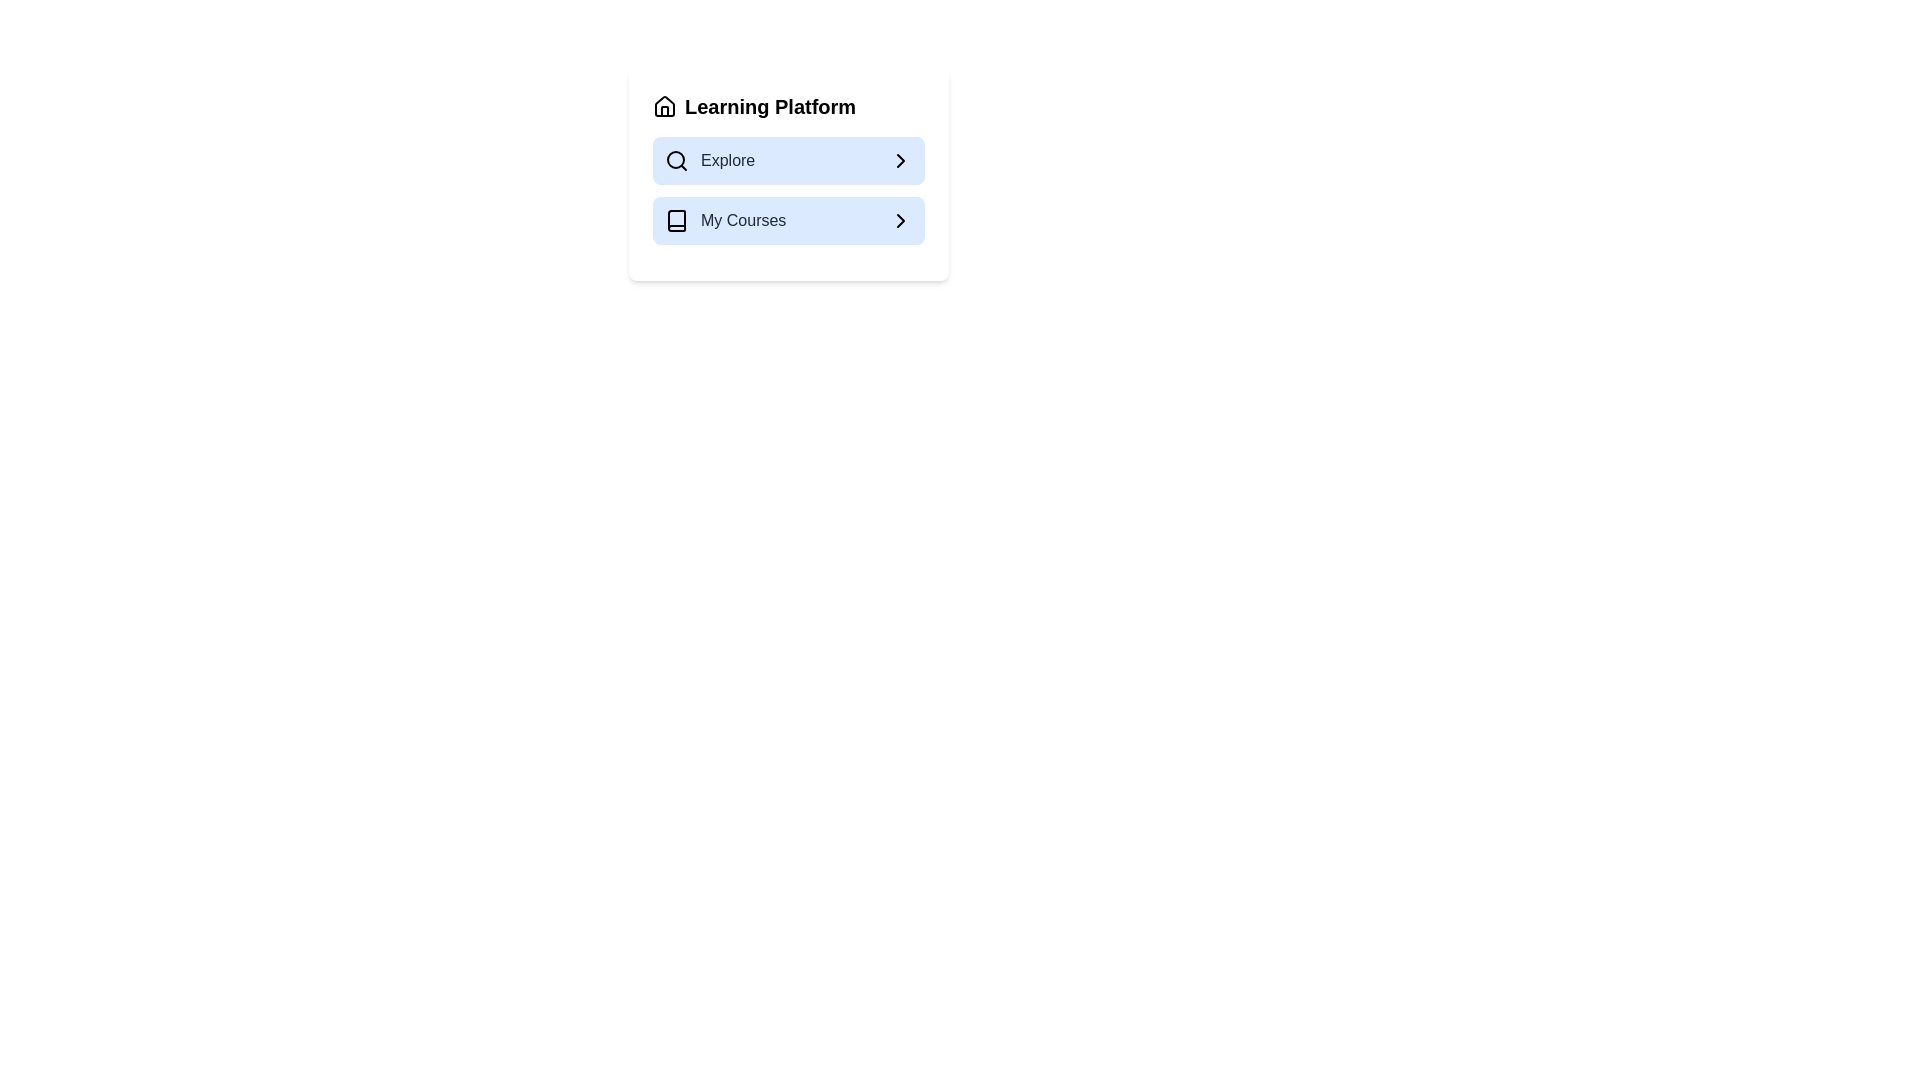 The height and width of the screenshot is (1080, 1920). Describe the element at coordinates (676, 220) in the screenshot. I see `the 'My Courses' icon located in the left navigation menu` at that location.